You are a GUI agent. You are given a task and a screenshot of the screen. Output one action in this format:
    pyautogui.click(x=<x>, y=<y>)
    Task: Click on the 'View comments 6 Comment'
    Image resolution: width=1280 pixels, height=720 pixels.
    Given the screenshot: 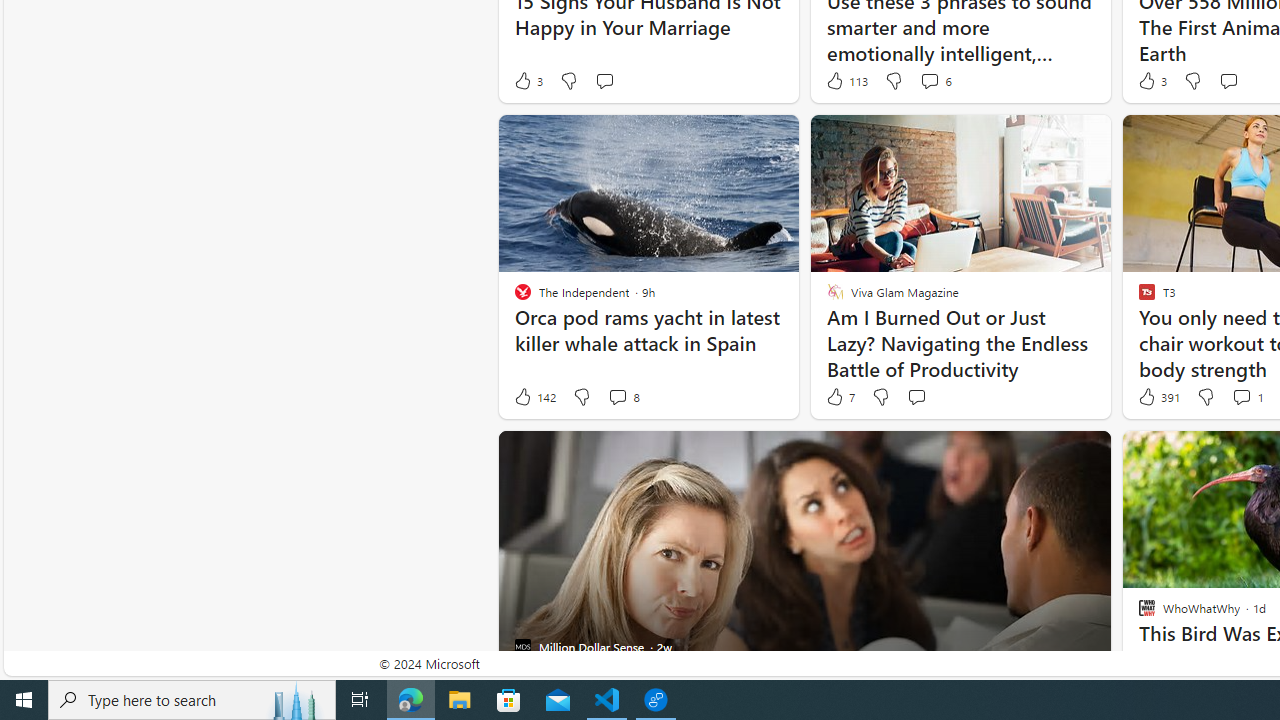 What is the action you would take?
    pyautogui.click(x=928, y=80)
    